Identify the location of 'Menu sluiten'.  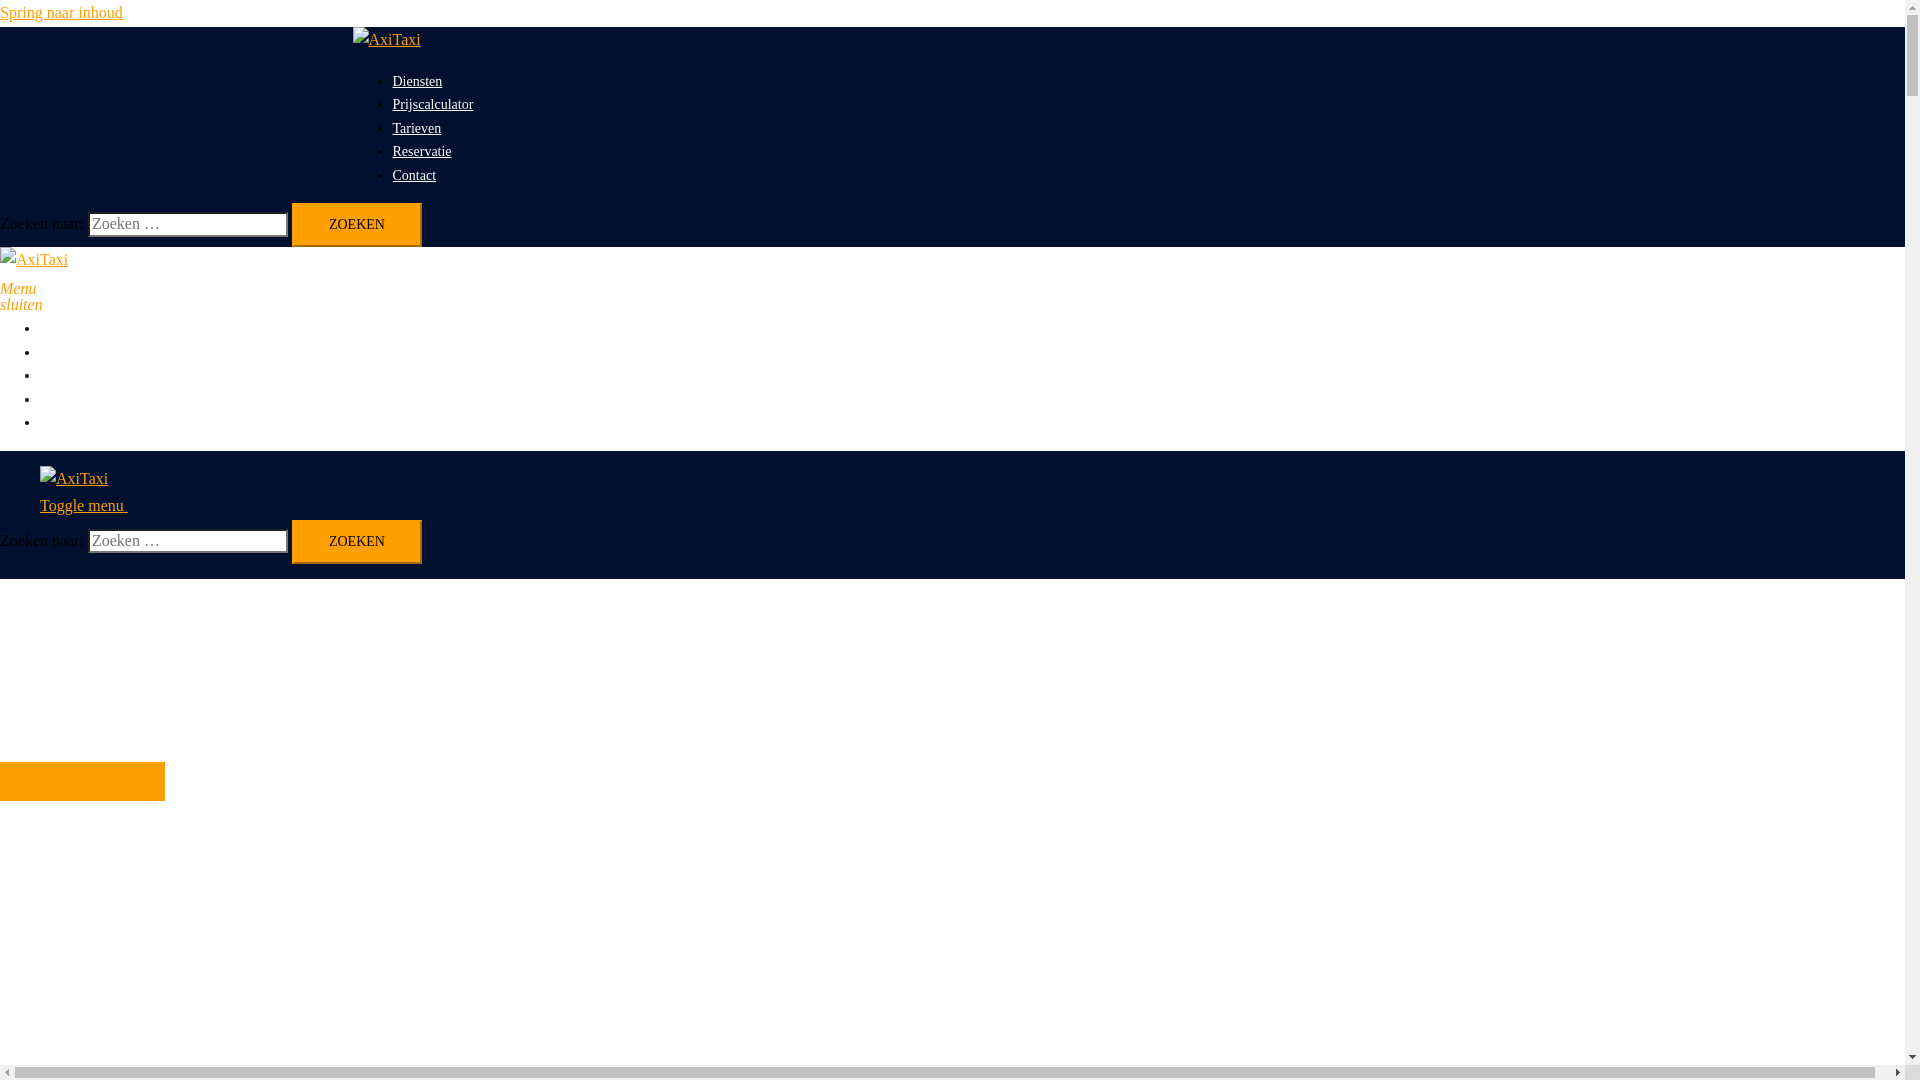
(8, 286).